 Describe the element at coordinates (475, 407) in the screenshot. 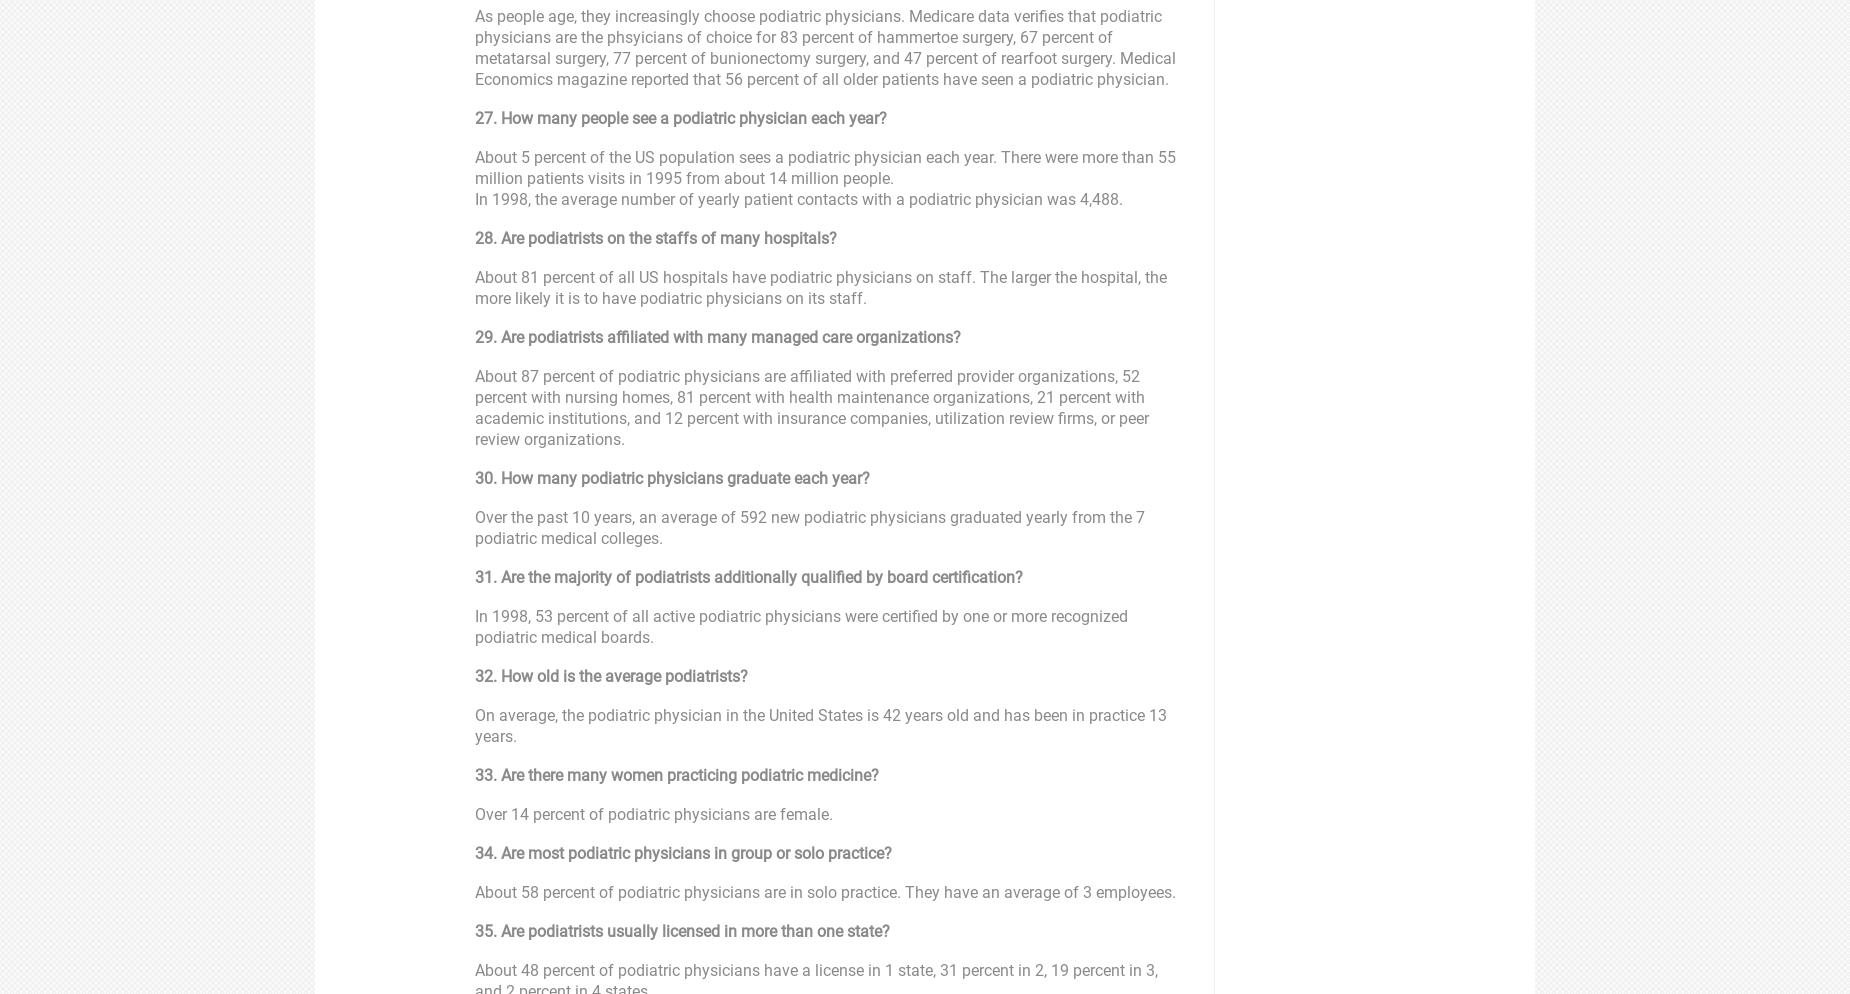

I see `'About 87 percent of podiatric physicians are affiliated with preferred provider organizations, 52 percent with nursing homes, 81 percent with health maintenance organizations, 21 percent with academic institutions, and 12 percent with insurance companies, utilization review firms, or peer review organizations.'` at that location.